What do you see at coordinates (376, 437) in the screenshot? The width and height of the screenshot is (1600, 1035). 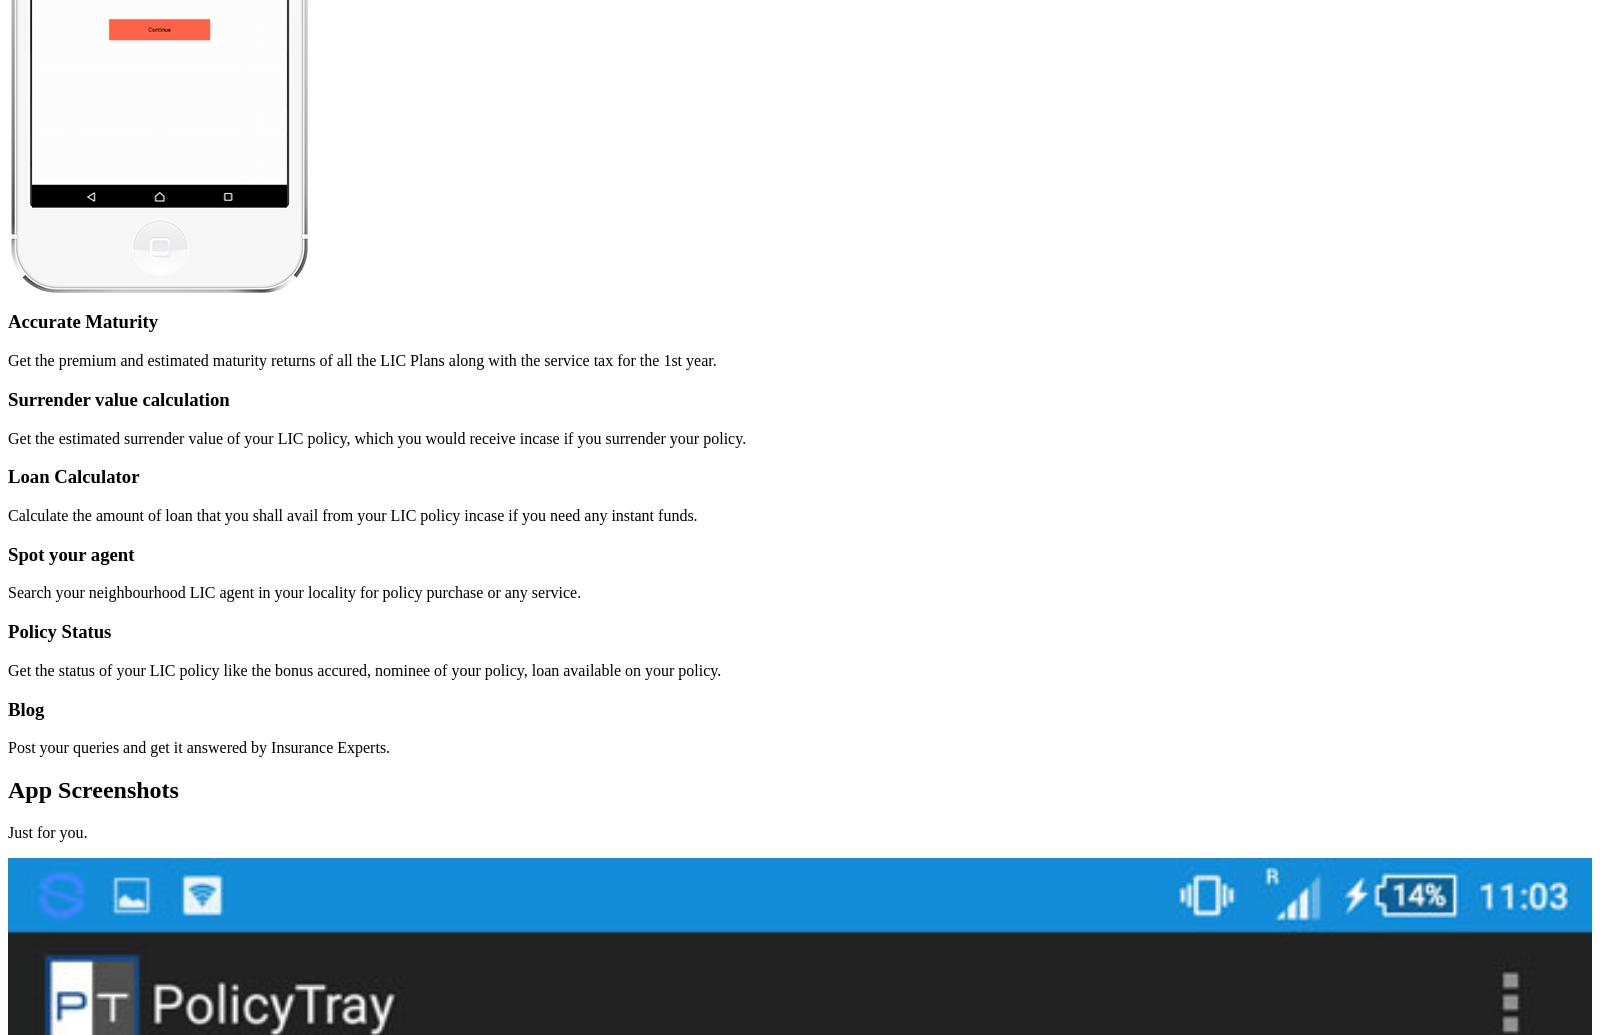 I see `'Get the estimated surrender value of your LIC policy, which you would receive incase if you surrender your policy.'` at bounding box center [376, 437].